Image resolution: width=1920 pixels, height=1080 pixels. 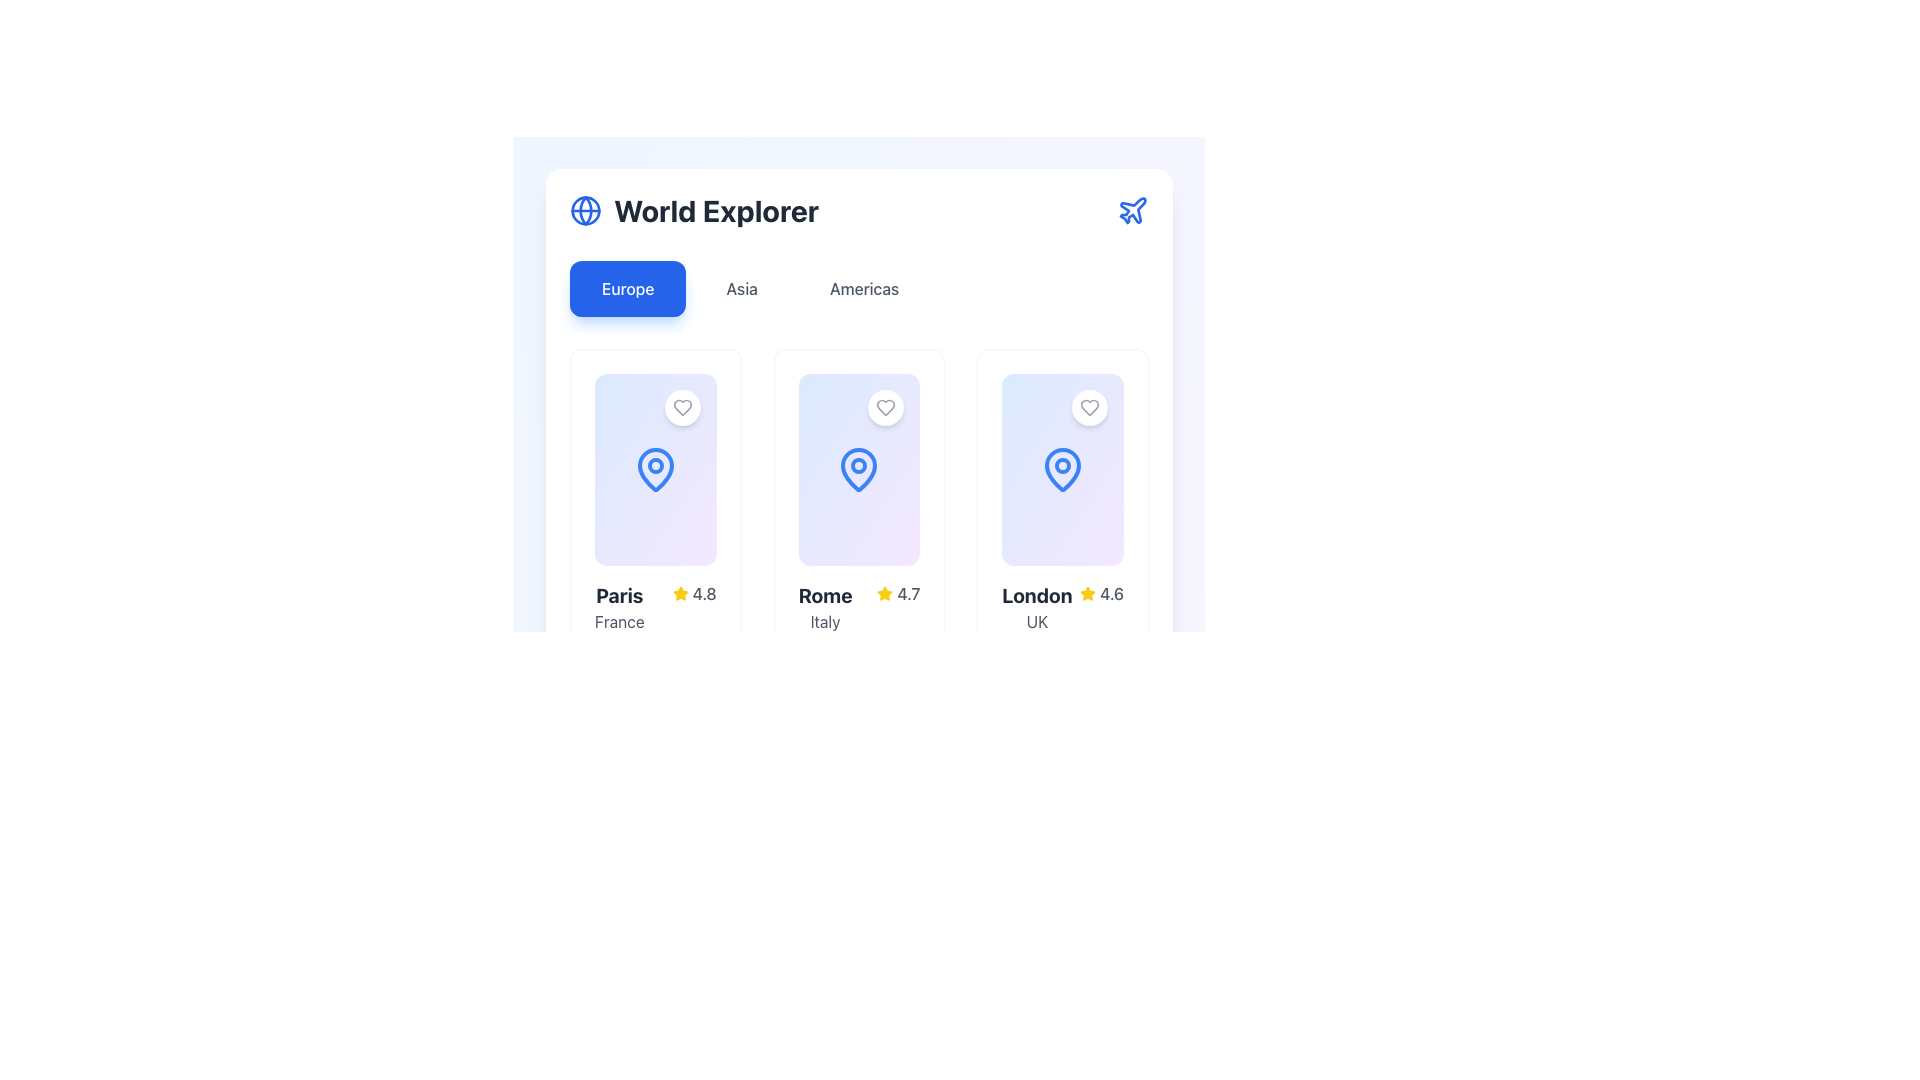 What do you see at coordinates (1111, 593) in the screenshot?
I see `the numerical rating text '4.6' displayed in a gray font next to the yellow star icon, which is part of the 'London, UK' card in the third column of location cards` at bounding box center [1111, 593].